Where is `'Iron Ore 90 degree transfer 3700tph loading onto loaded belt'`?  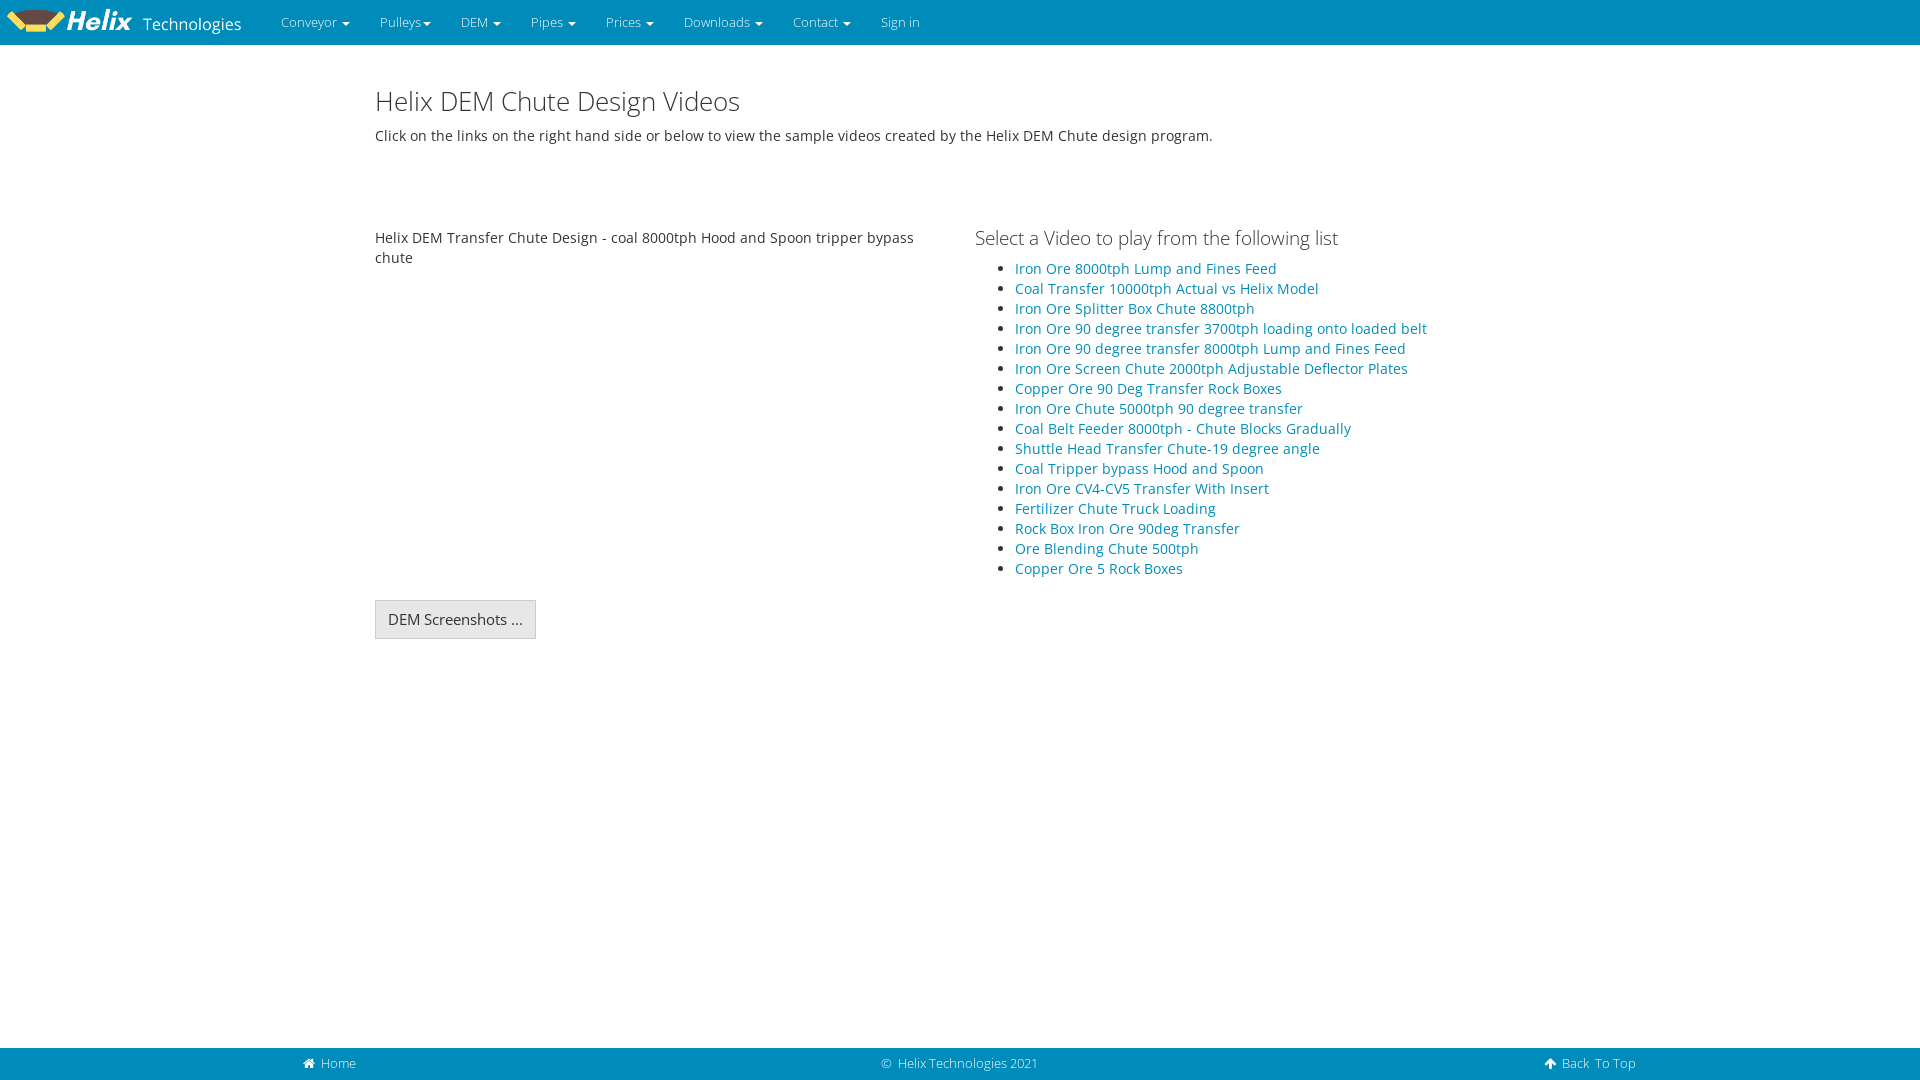 'Iron Ore 90 degree transfer 3700tph loading onto loaded belt' is located at coordinates (1219, 327).